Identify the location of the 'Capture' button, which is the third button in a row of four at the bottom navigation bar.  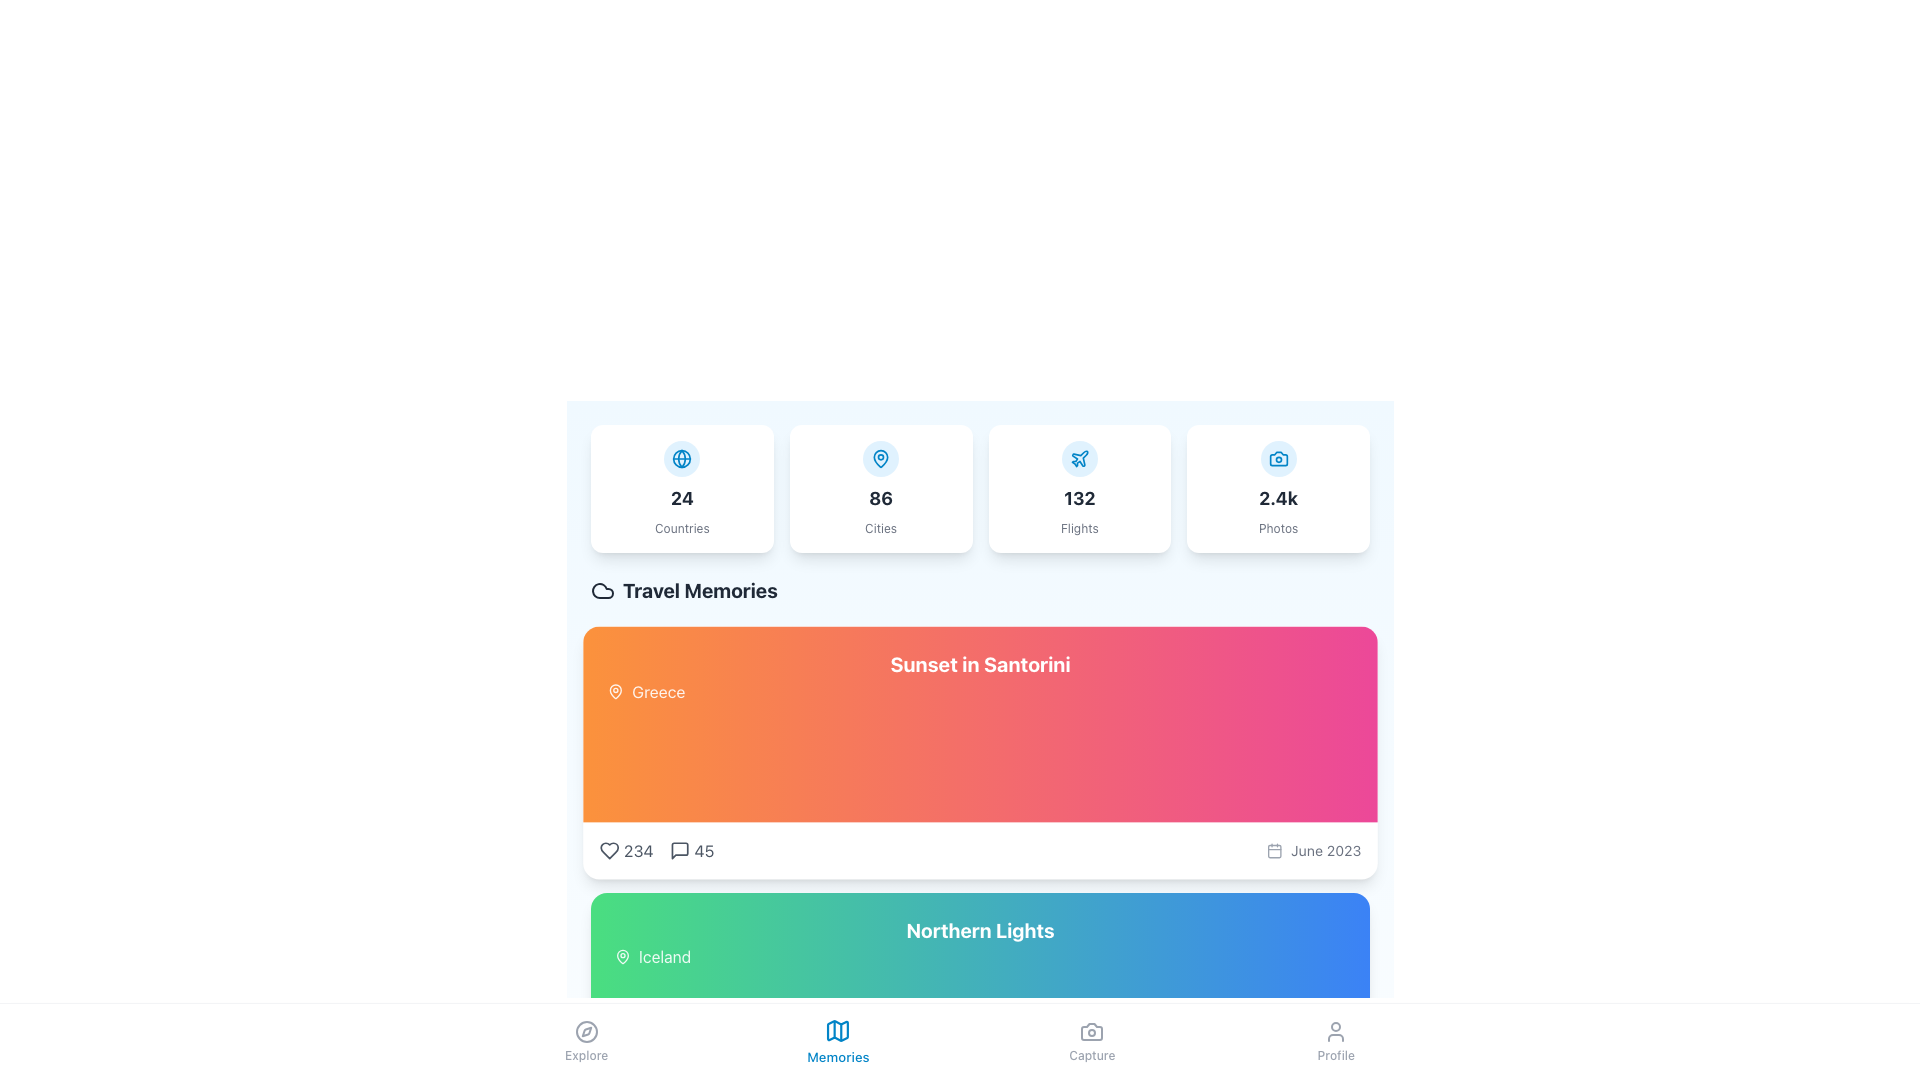
(1091, 1040).